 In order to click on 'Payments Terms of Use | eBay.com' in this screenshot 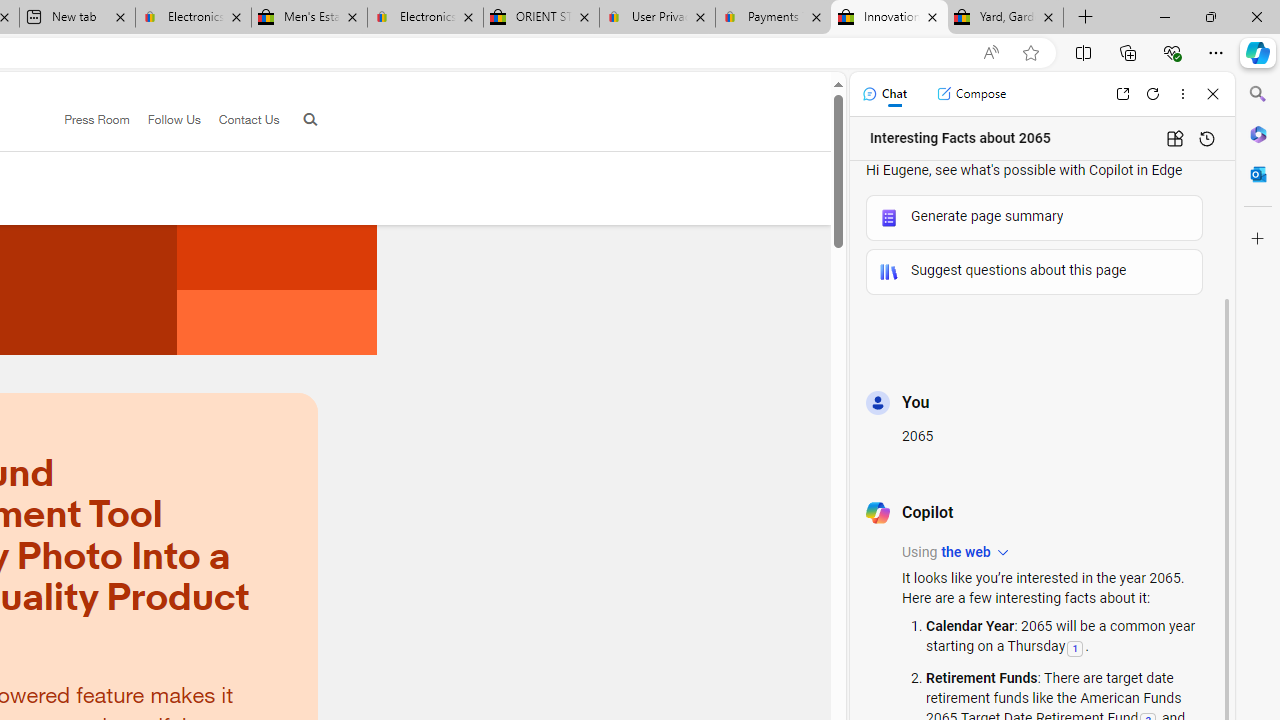, I will do `click(772, 17)`.